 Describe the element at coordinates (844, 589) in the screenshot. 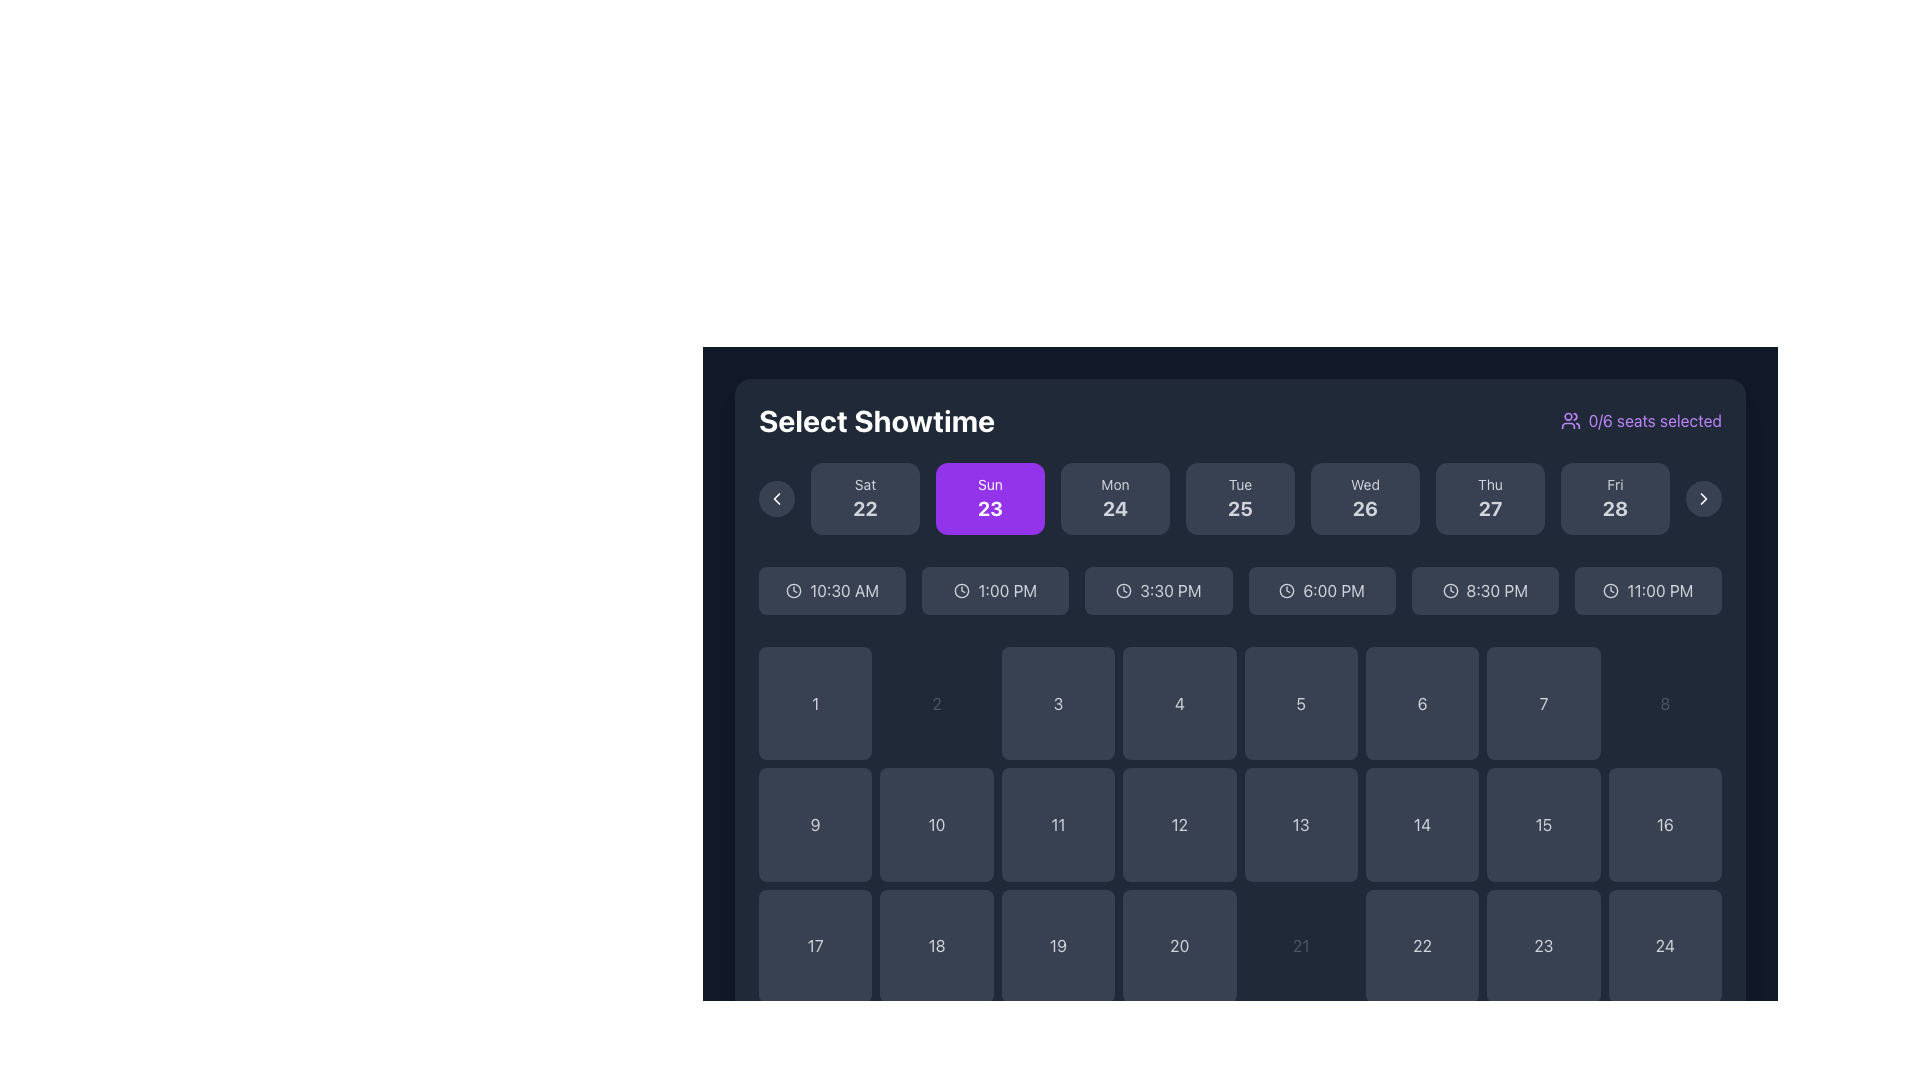

I see `the selectable showtime option button for 10:30 AM, located in the first slot of the showtime options row below the highlighted 'Sun 23' day selector` at that location.